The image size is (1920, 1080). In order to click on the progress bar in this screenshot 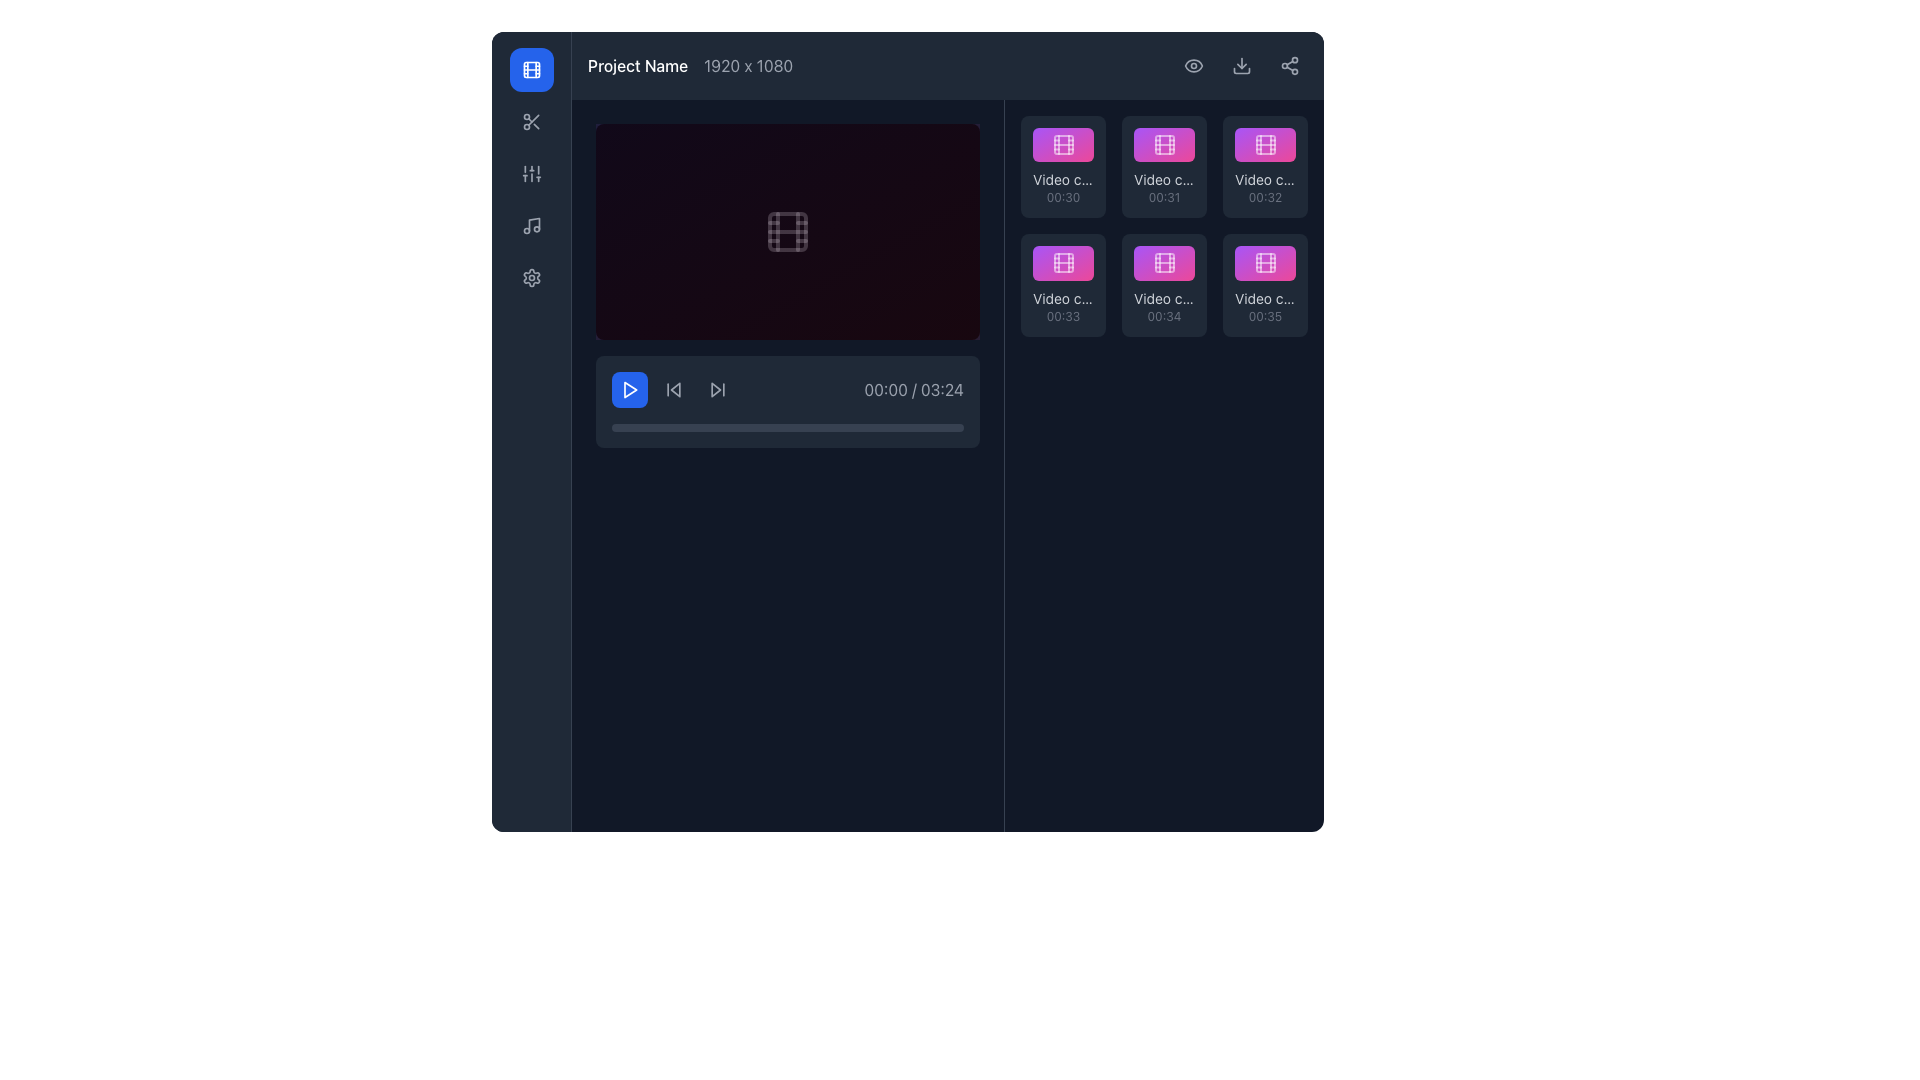, I will do `click(618, 427)`.